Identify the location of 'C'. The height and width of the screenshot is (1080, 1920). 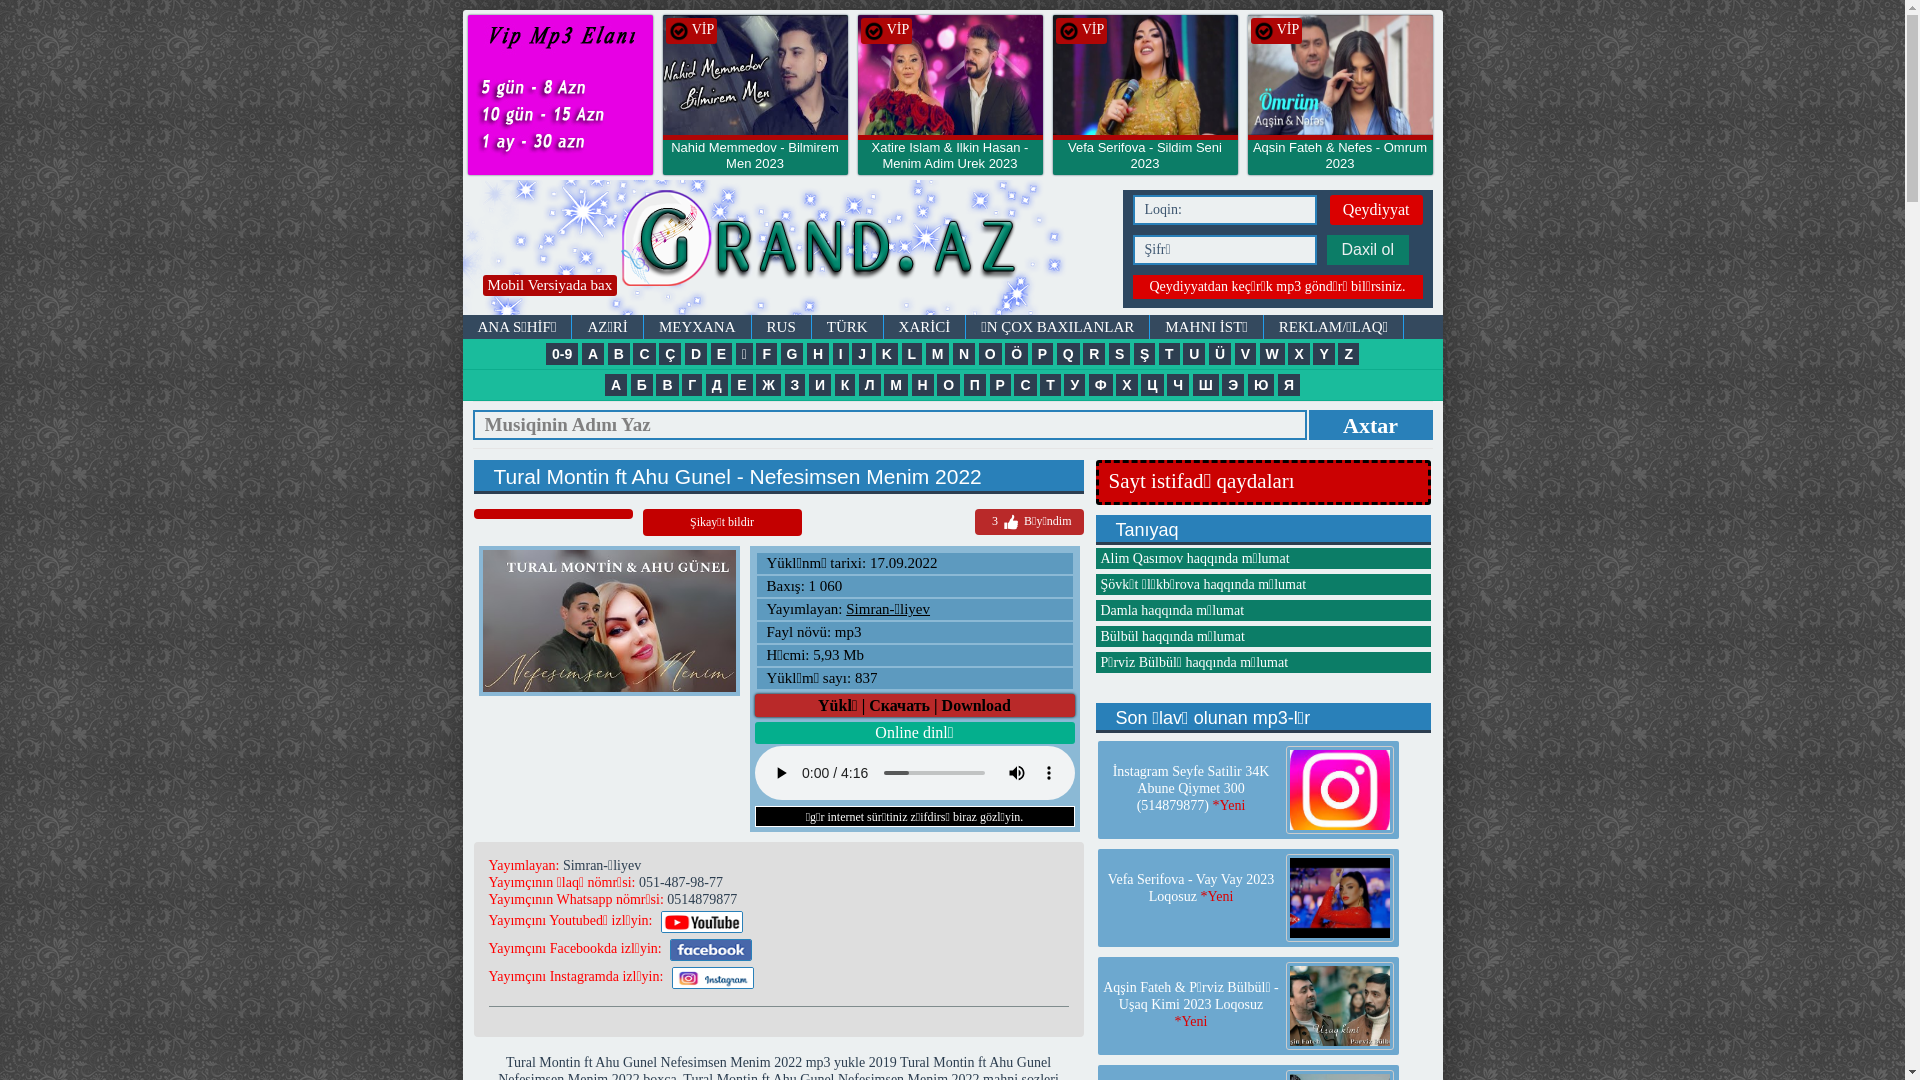
(643, 353).